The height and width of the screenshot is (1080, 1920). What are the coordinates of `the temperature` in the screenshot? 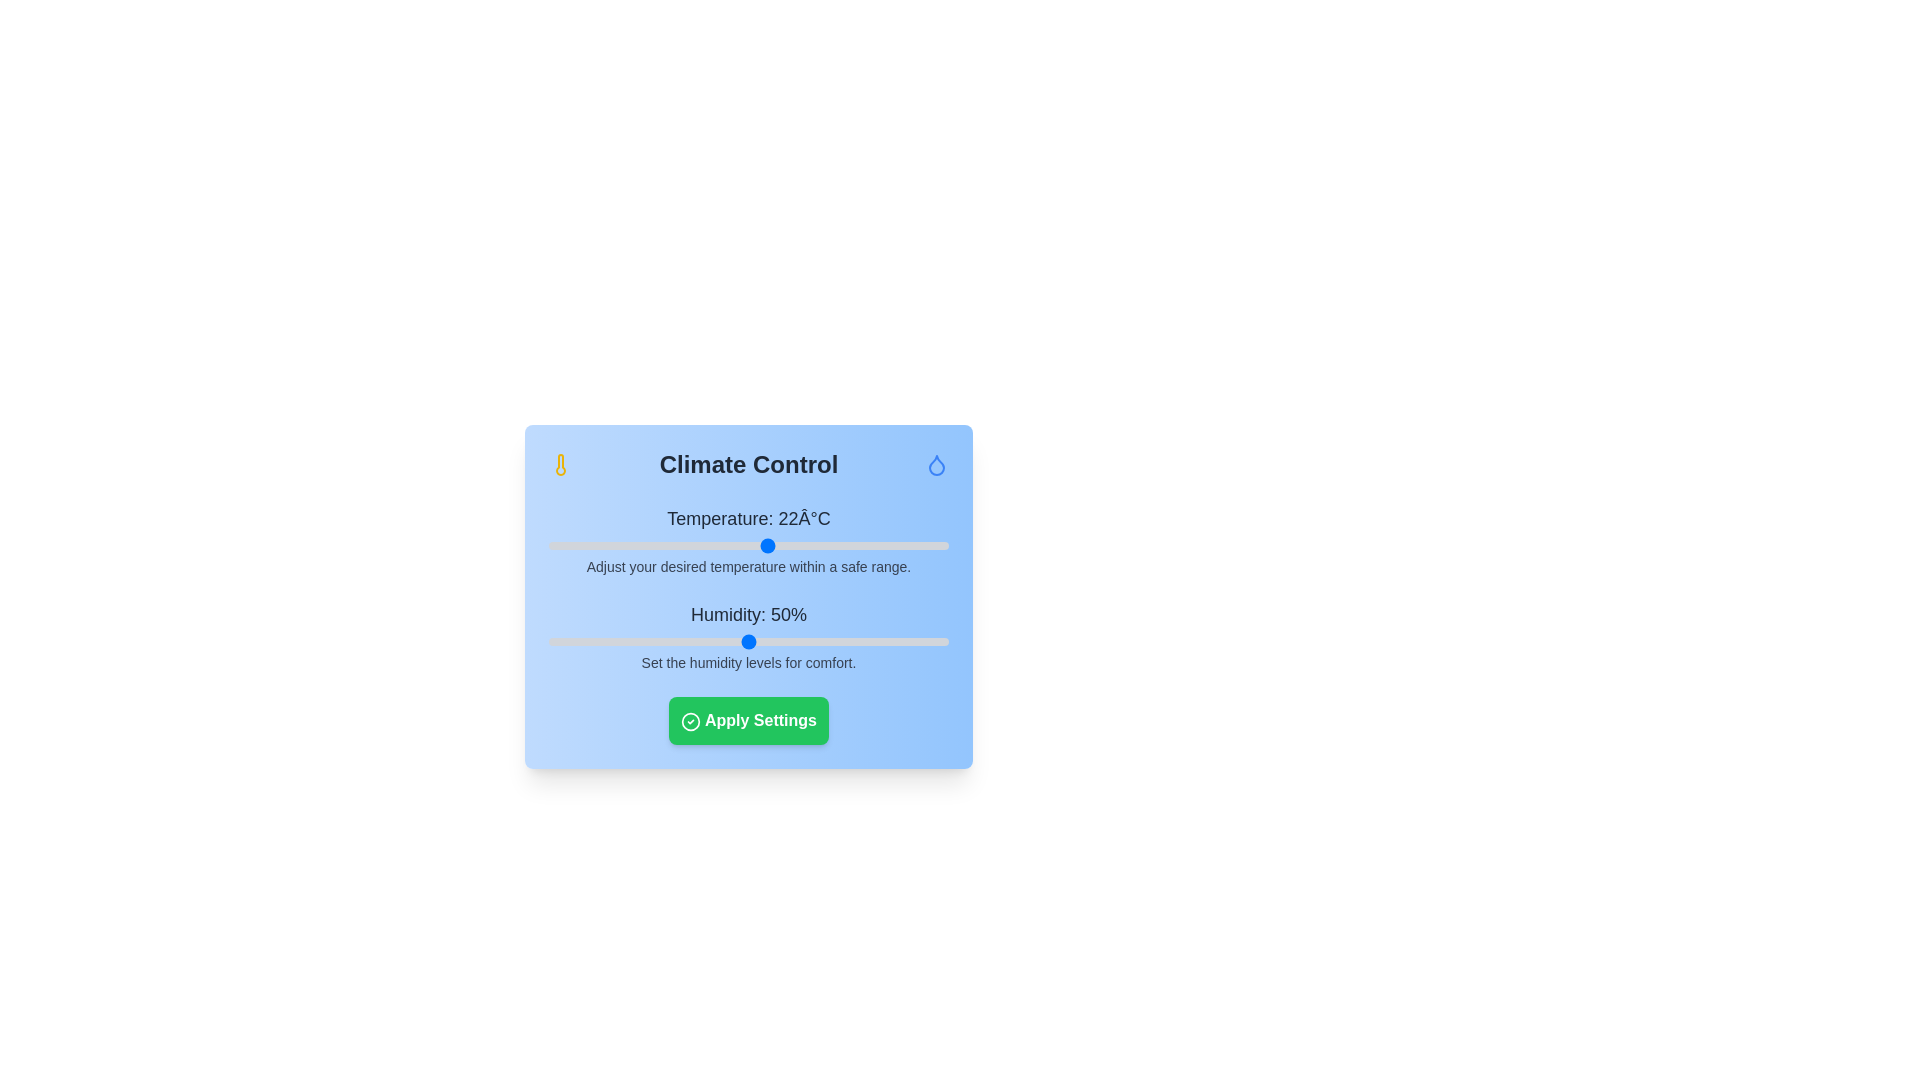 It's located at (709, 546).